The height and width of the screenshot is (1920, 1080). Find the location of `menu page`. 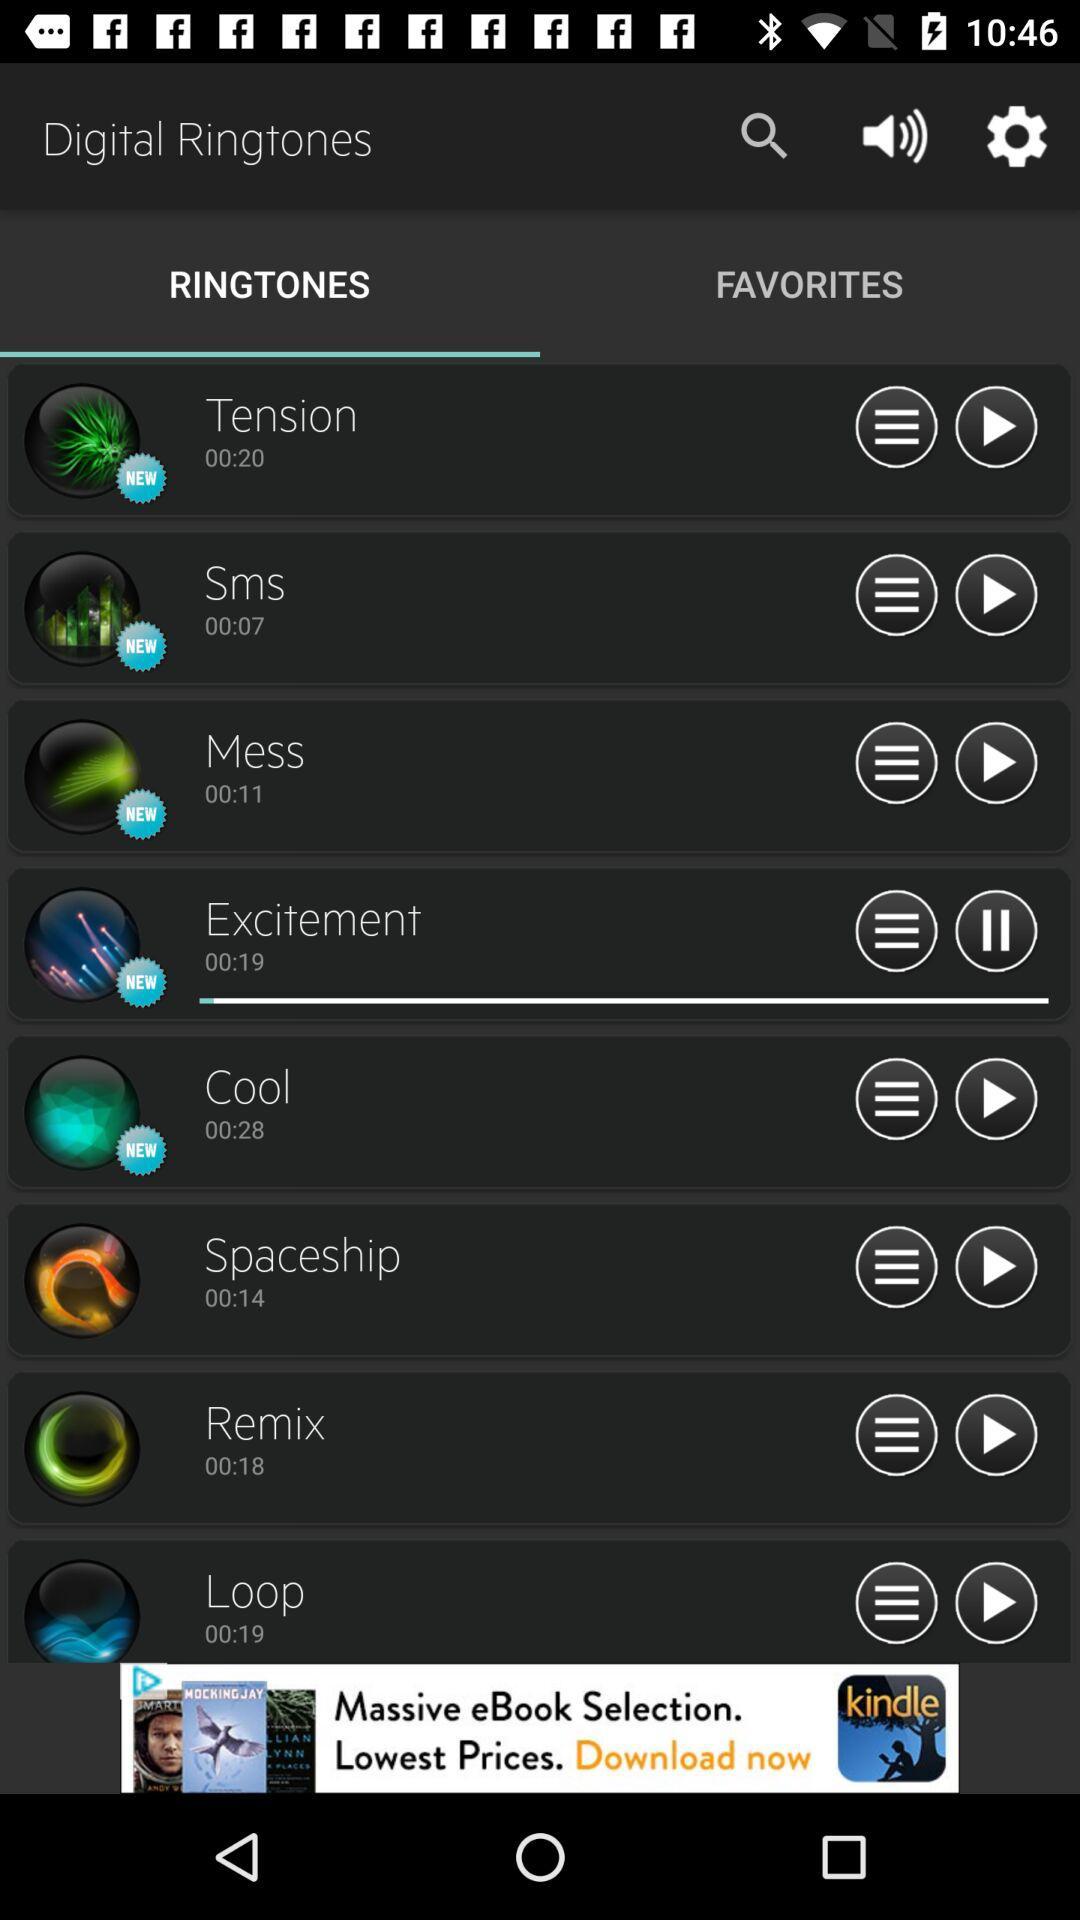

menu page is located at coordinates (895, 1435).